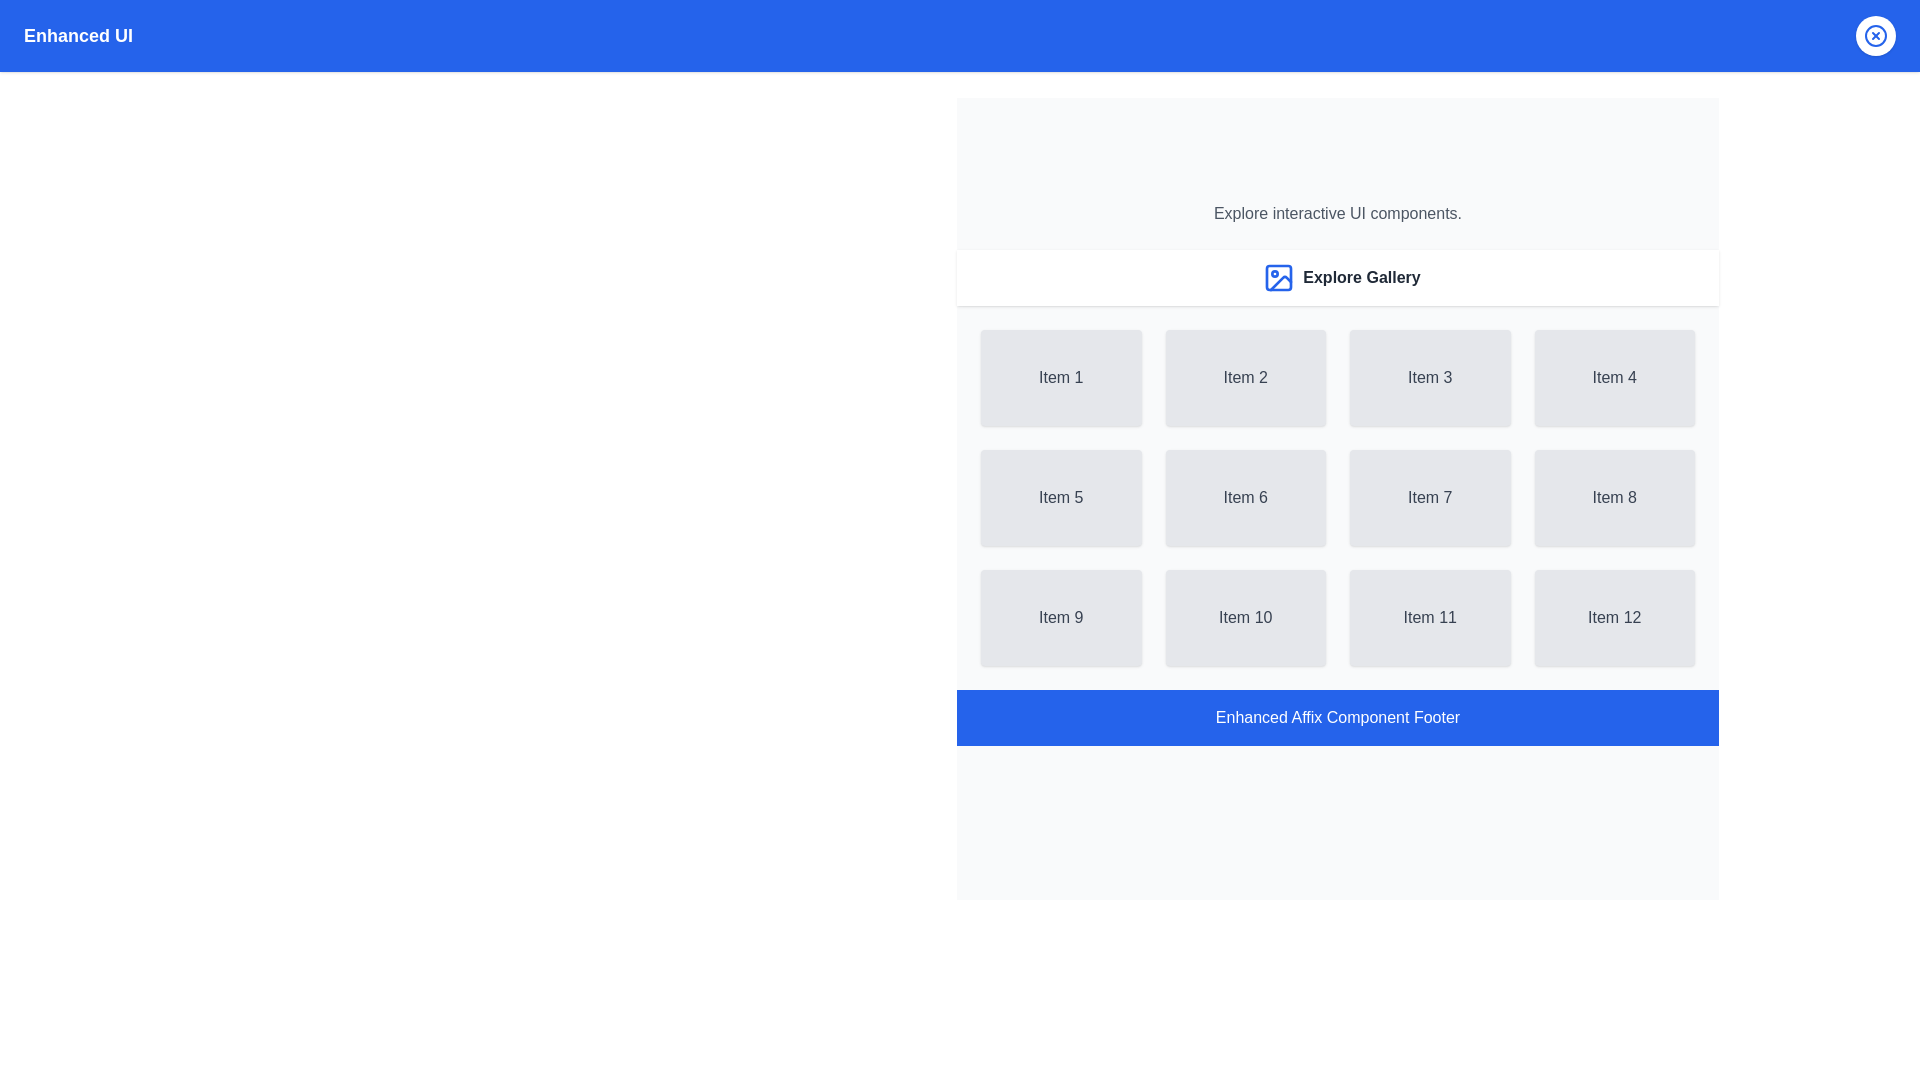 Image resolution: width=1920 pixels, height=1080 pixels. What do you see at coordinates (1338, 277) in the screenshot?
I see `the 'Explore Gallery' button located at the top section of the interface` at bounding box center [1338, 277].